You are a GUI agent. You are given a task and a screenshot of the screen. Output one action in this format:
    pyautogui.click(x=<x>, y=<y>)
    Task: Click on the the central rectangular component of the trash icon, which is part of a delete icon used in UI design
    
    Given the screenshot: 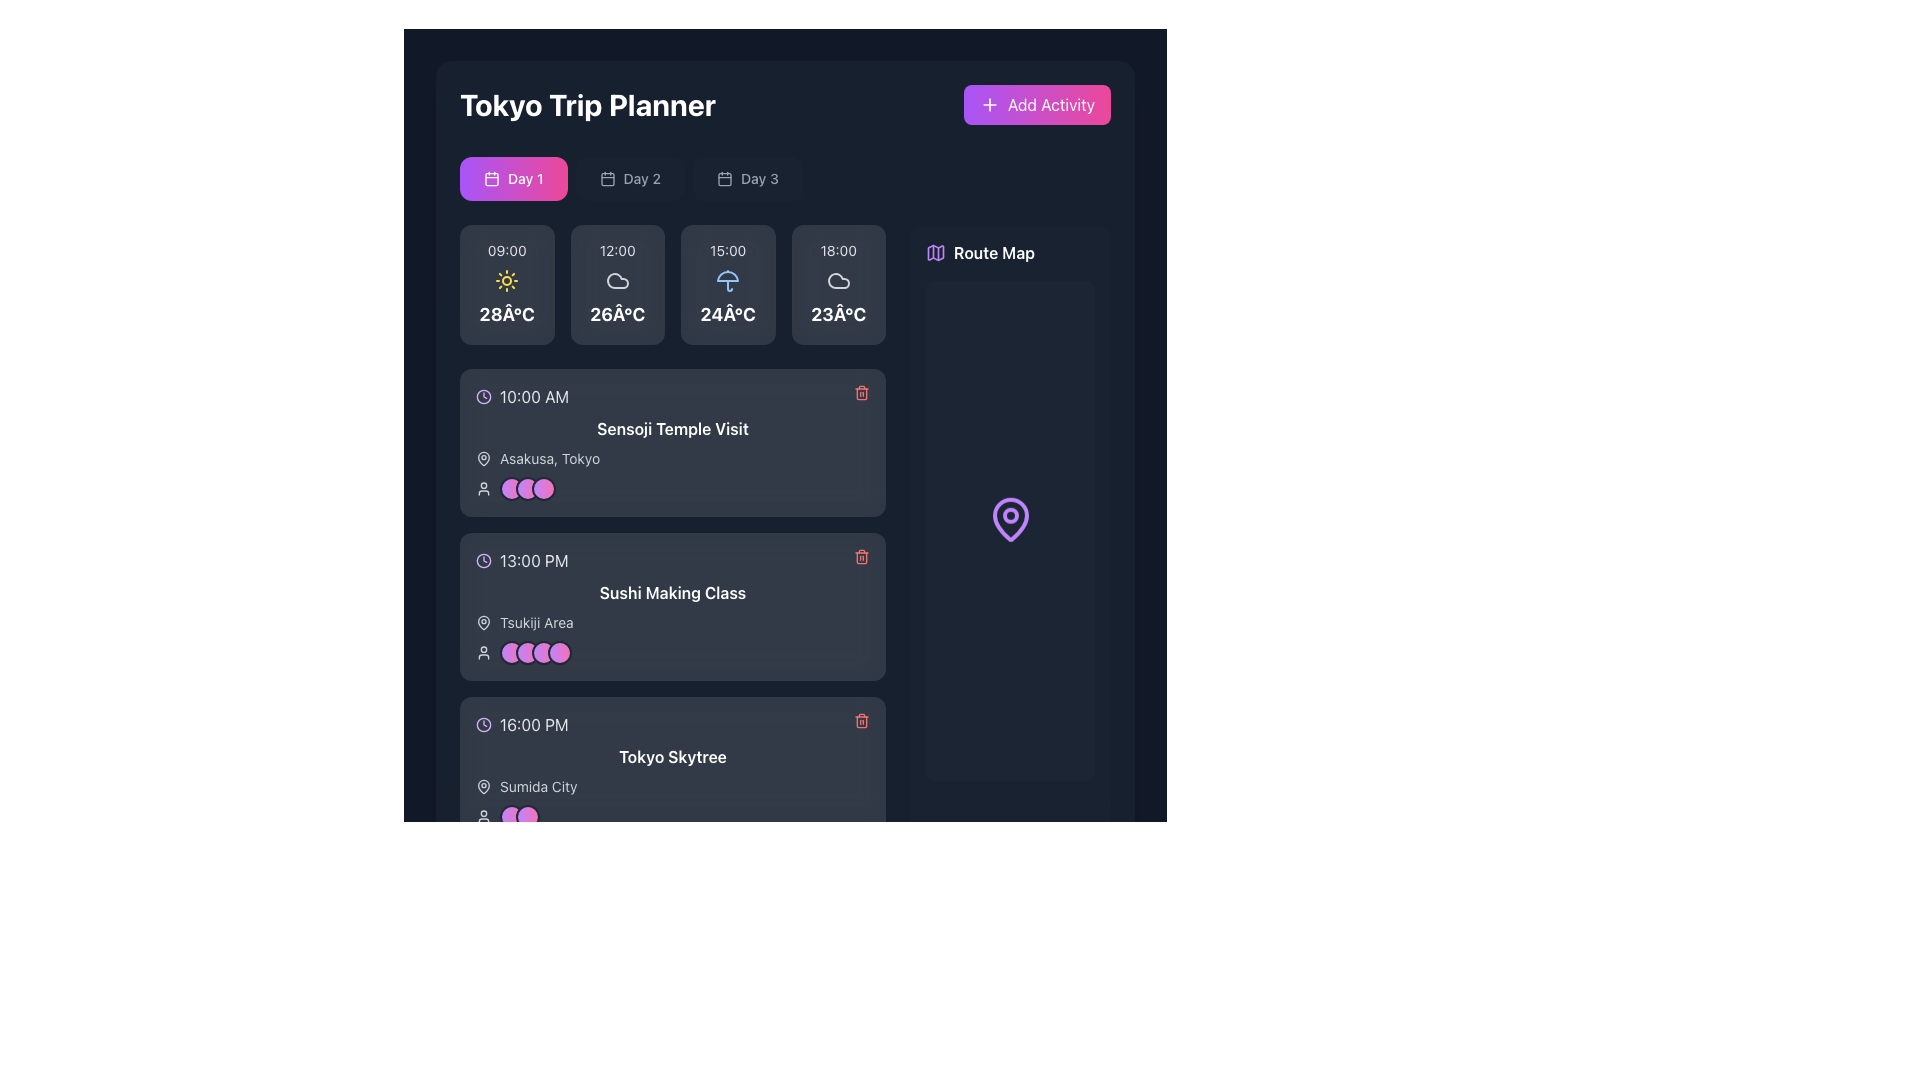 What is the action you would take?
    pyautogui.click(x=862, y=393)
    